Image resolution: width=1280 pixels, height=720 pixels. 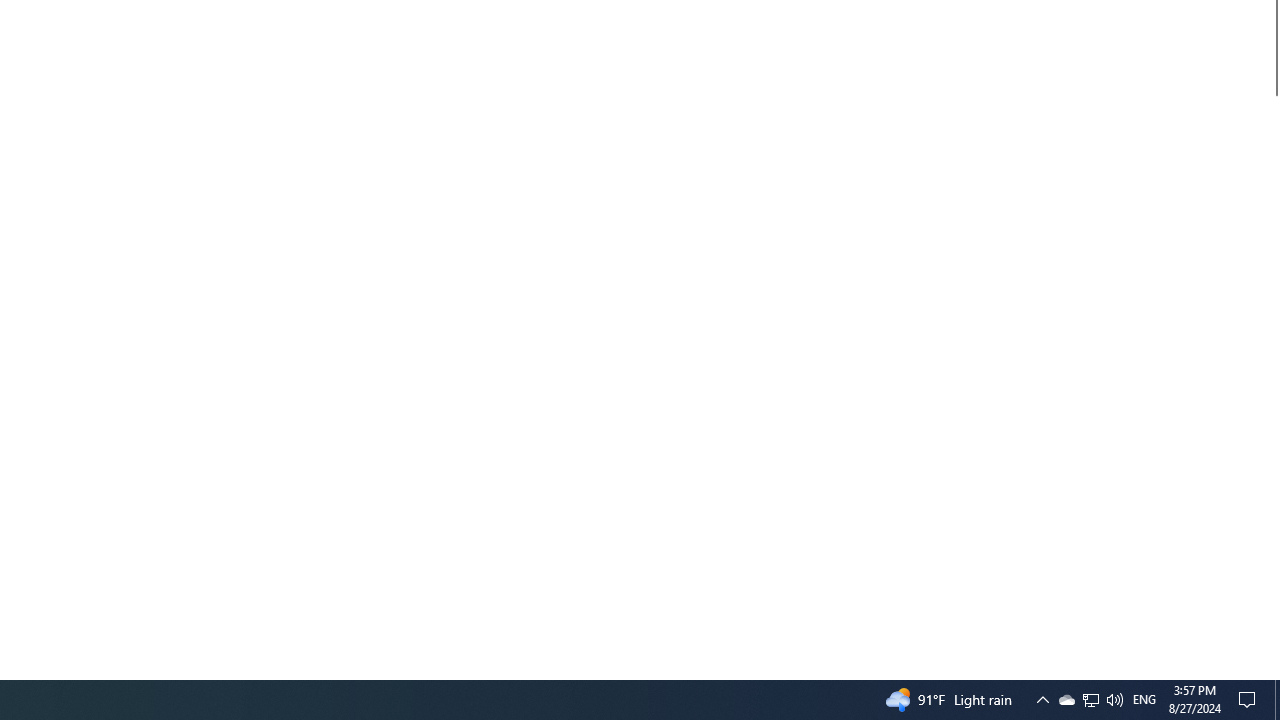 What do you see at coordinates (1250, 698) in the screenshot?
I see `'Action Center, No new notifications'` at bounding box center [1250, 698].